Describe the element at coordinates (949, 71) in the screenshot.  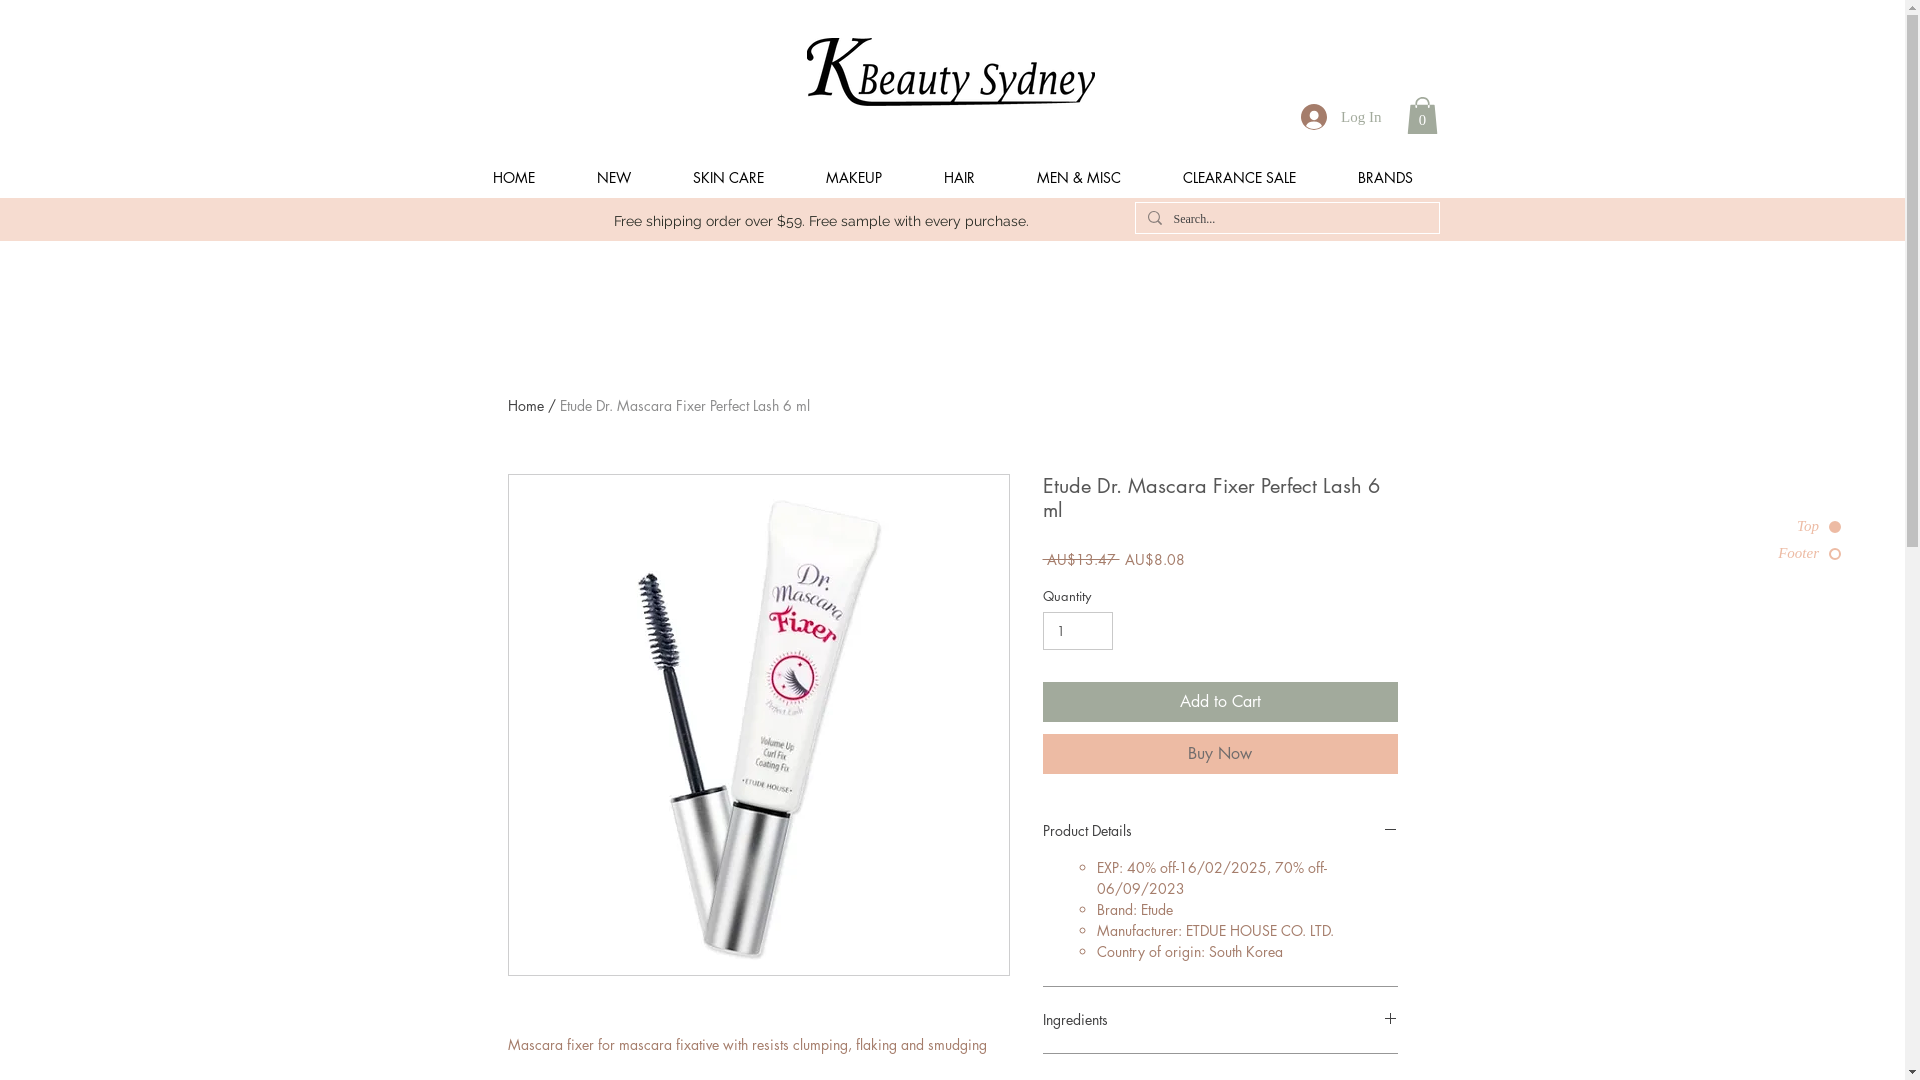
I see `'logo.png'` at that location.